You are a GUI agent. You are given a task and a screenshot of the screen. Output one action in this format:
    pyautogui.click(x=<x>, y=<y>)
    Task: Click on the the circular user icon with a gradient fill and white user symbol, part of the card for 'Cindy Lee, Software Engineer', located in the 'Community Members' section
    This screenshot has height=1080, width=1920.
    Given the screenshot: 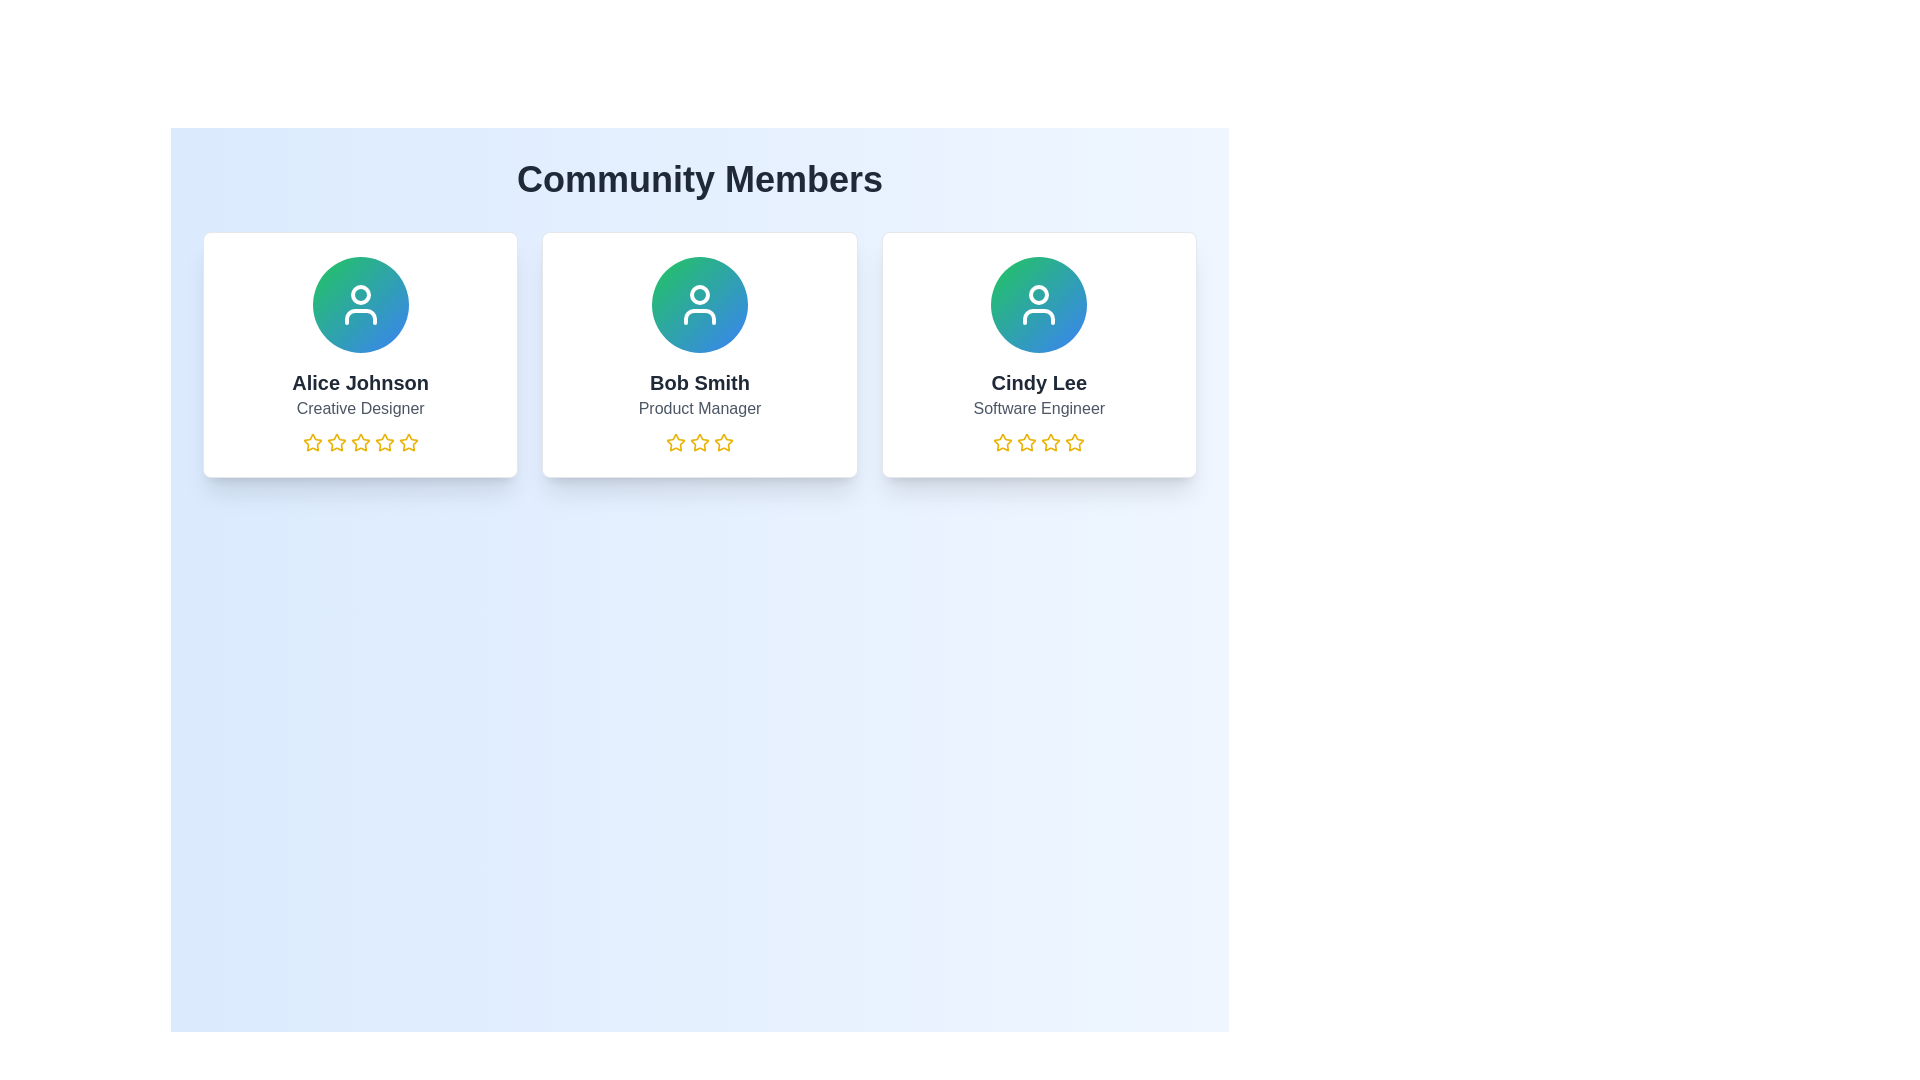 What is the action you would take?
    pyautogui.click(x=1039, y=304)
    